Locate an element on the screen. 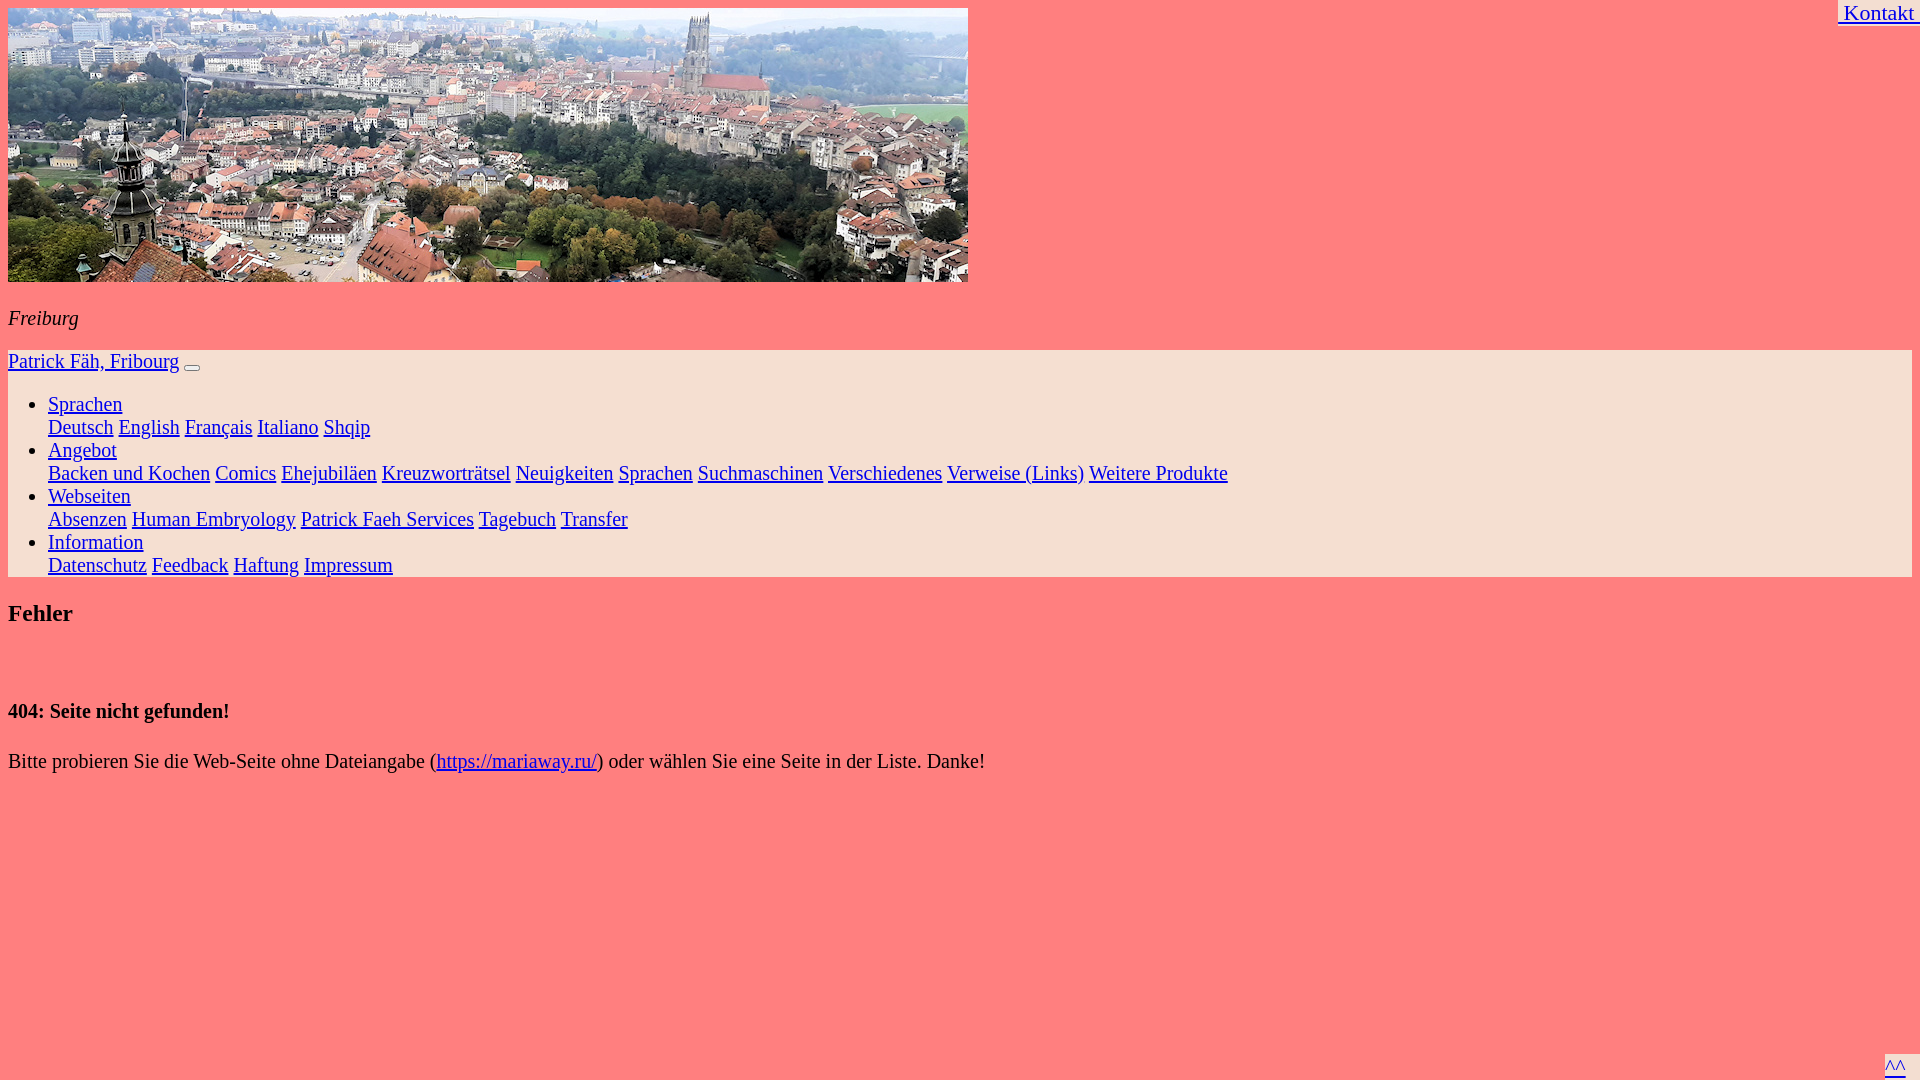 This screenshot has height=1080, width=1920. 'Transfer' is located at coordinates (593, 518).